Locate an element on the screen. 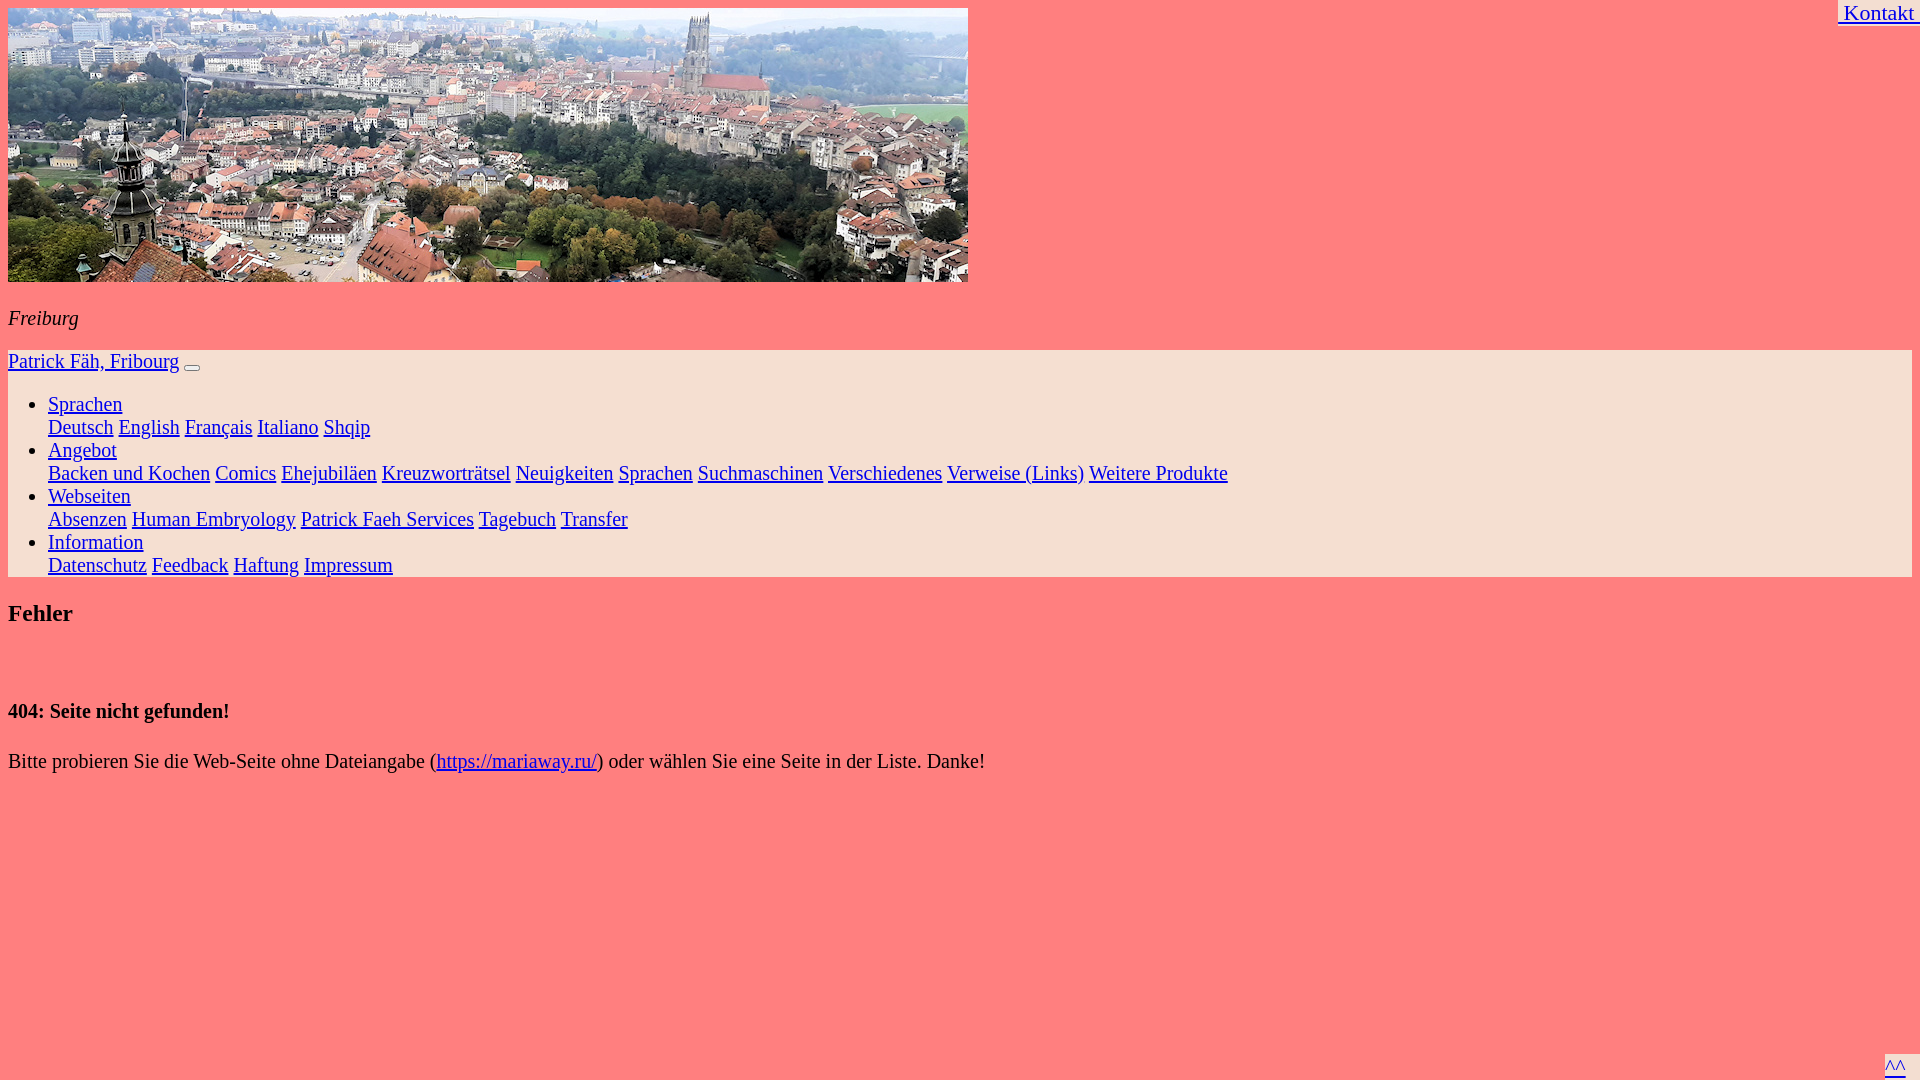 This screenshot has height=1080, width=1920. 'Transfer' is located at coordinates (593, 518).